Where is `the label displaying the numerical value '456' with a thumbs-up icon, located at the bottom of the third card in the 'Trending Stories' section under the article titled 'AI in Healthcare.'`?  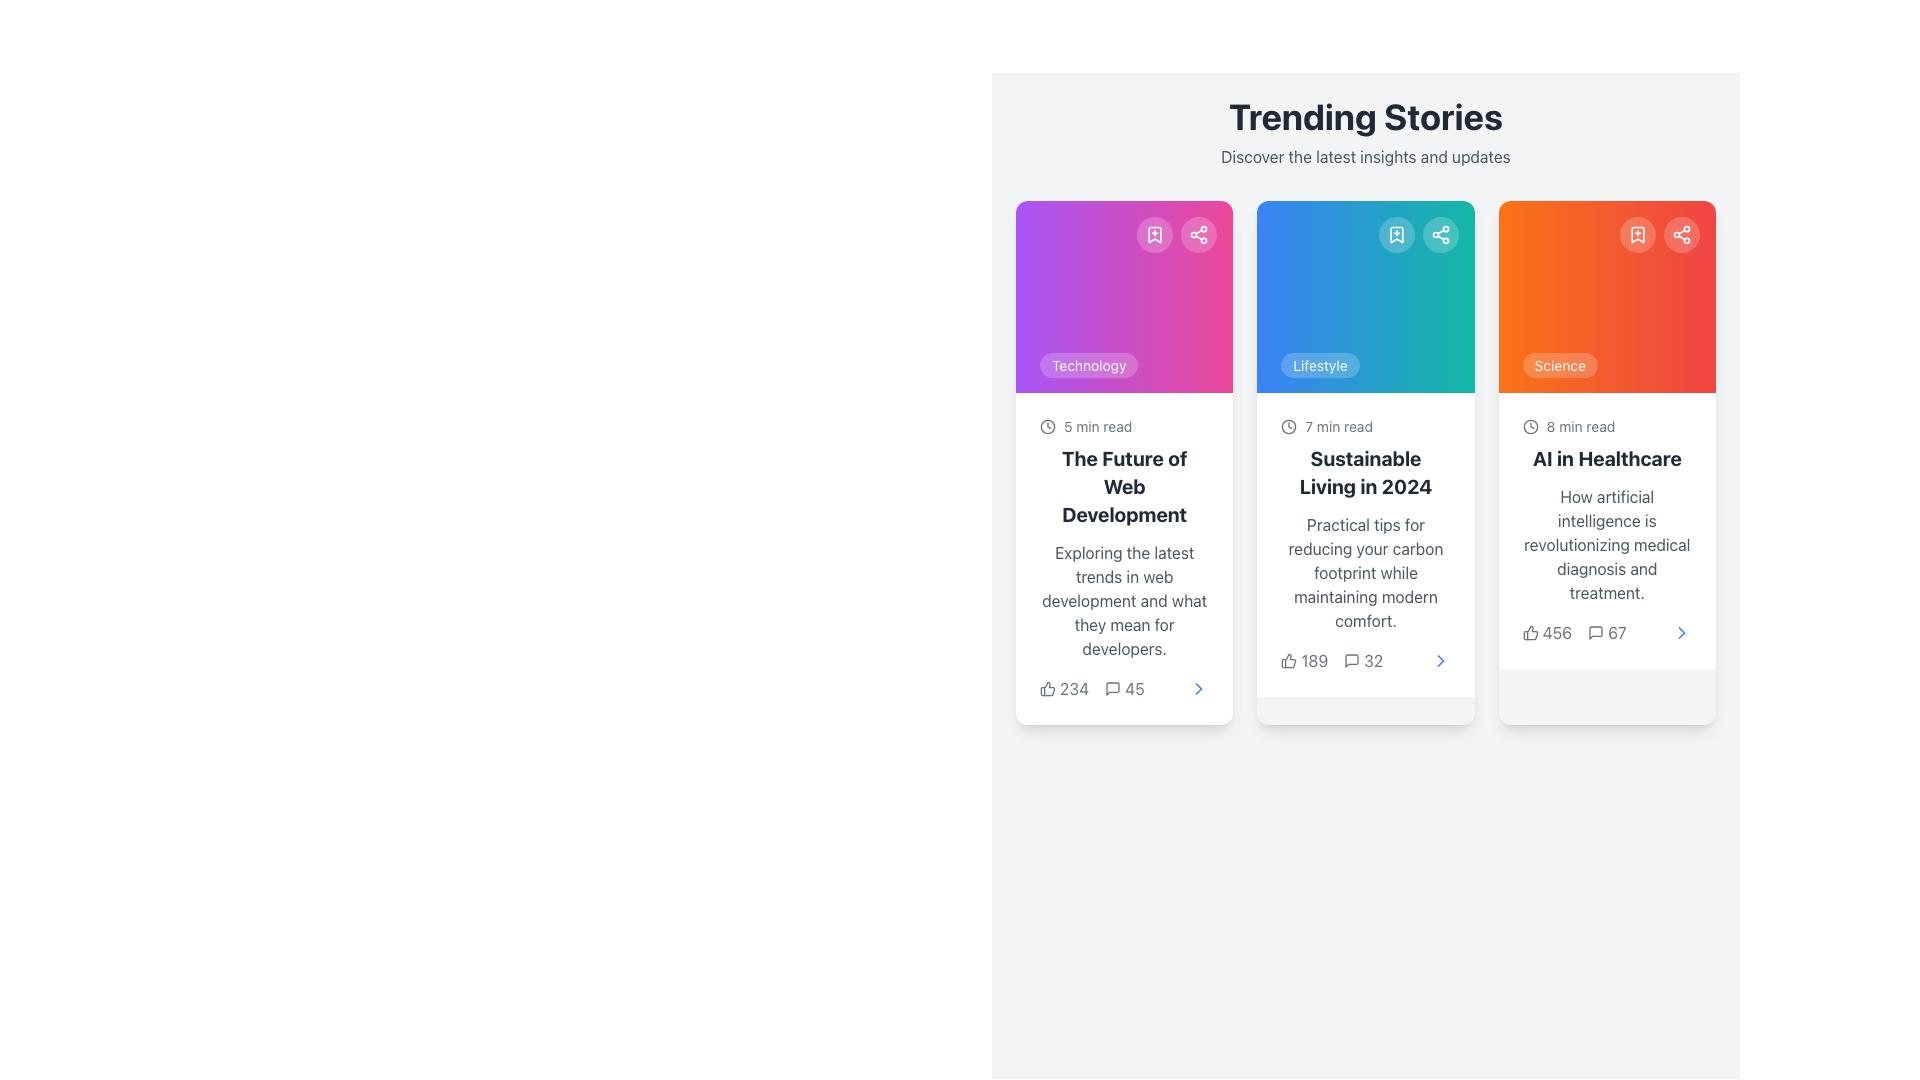
the label displaying the numerical value '456' with a thumbs-up icon, located at the bottom of the third card in the 'Trending Stories' section under the article titled 'AI in Healthcare.' is located at coordinates (1573, 632).